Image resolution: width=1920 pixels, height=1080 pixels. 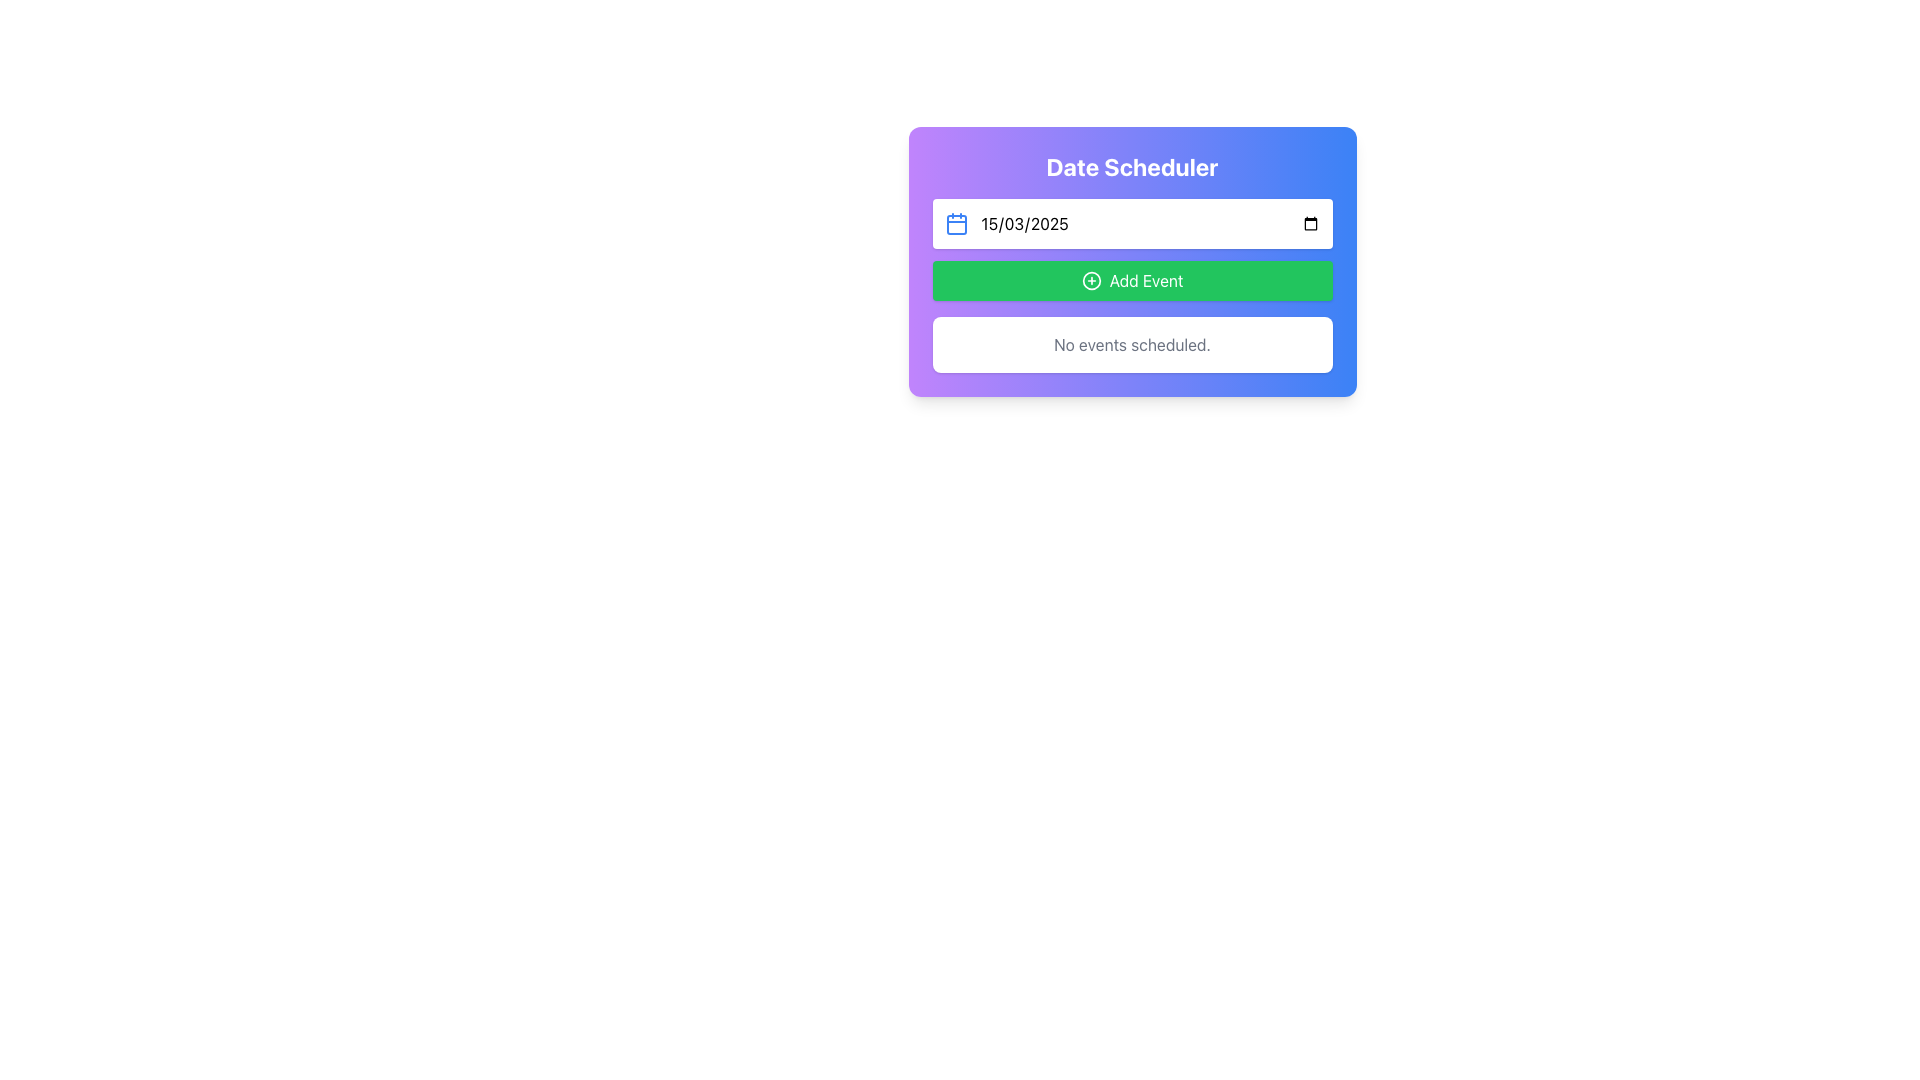 What do you see at coordinates (1090, 281) in the screenshot?
I see `the circular outline icon located at the top center of the green 'Add Event' button` at bounding box center [1090, 281].